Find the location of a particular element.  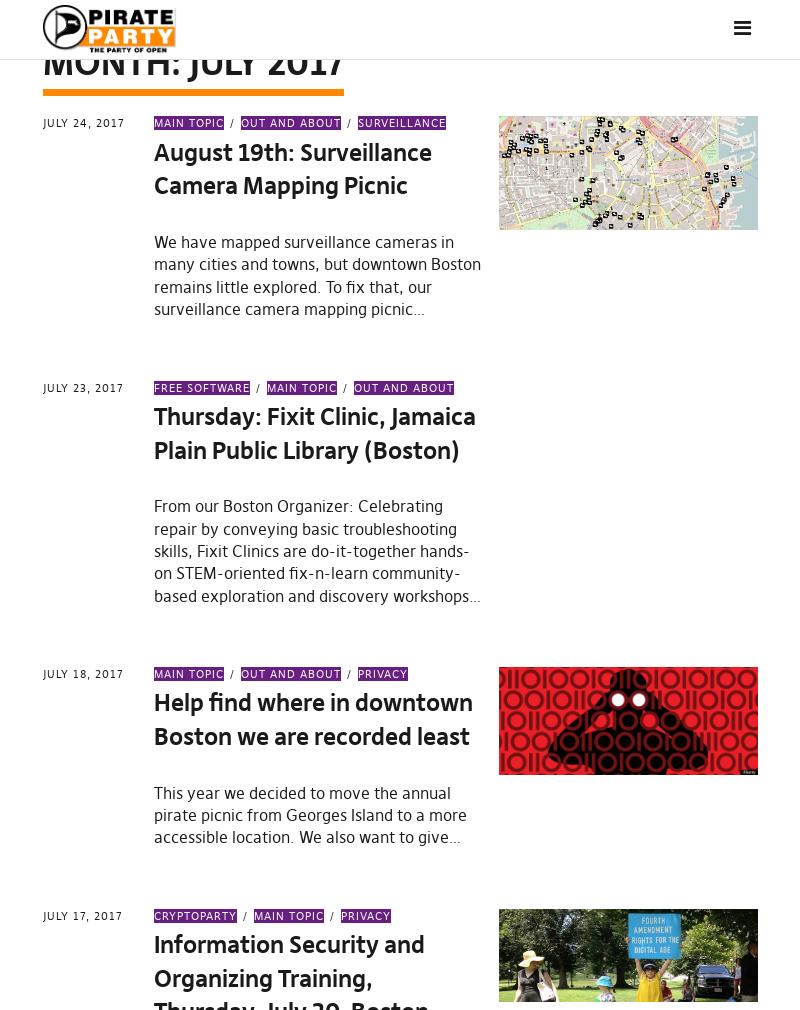

'July 18, 2017' is located at coordinates (82, 672).